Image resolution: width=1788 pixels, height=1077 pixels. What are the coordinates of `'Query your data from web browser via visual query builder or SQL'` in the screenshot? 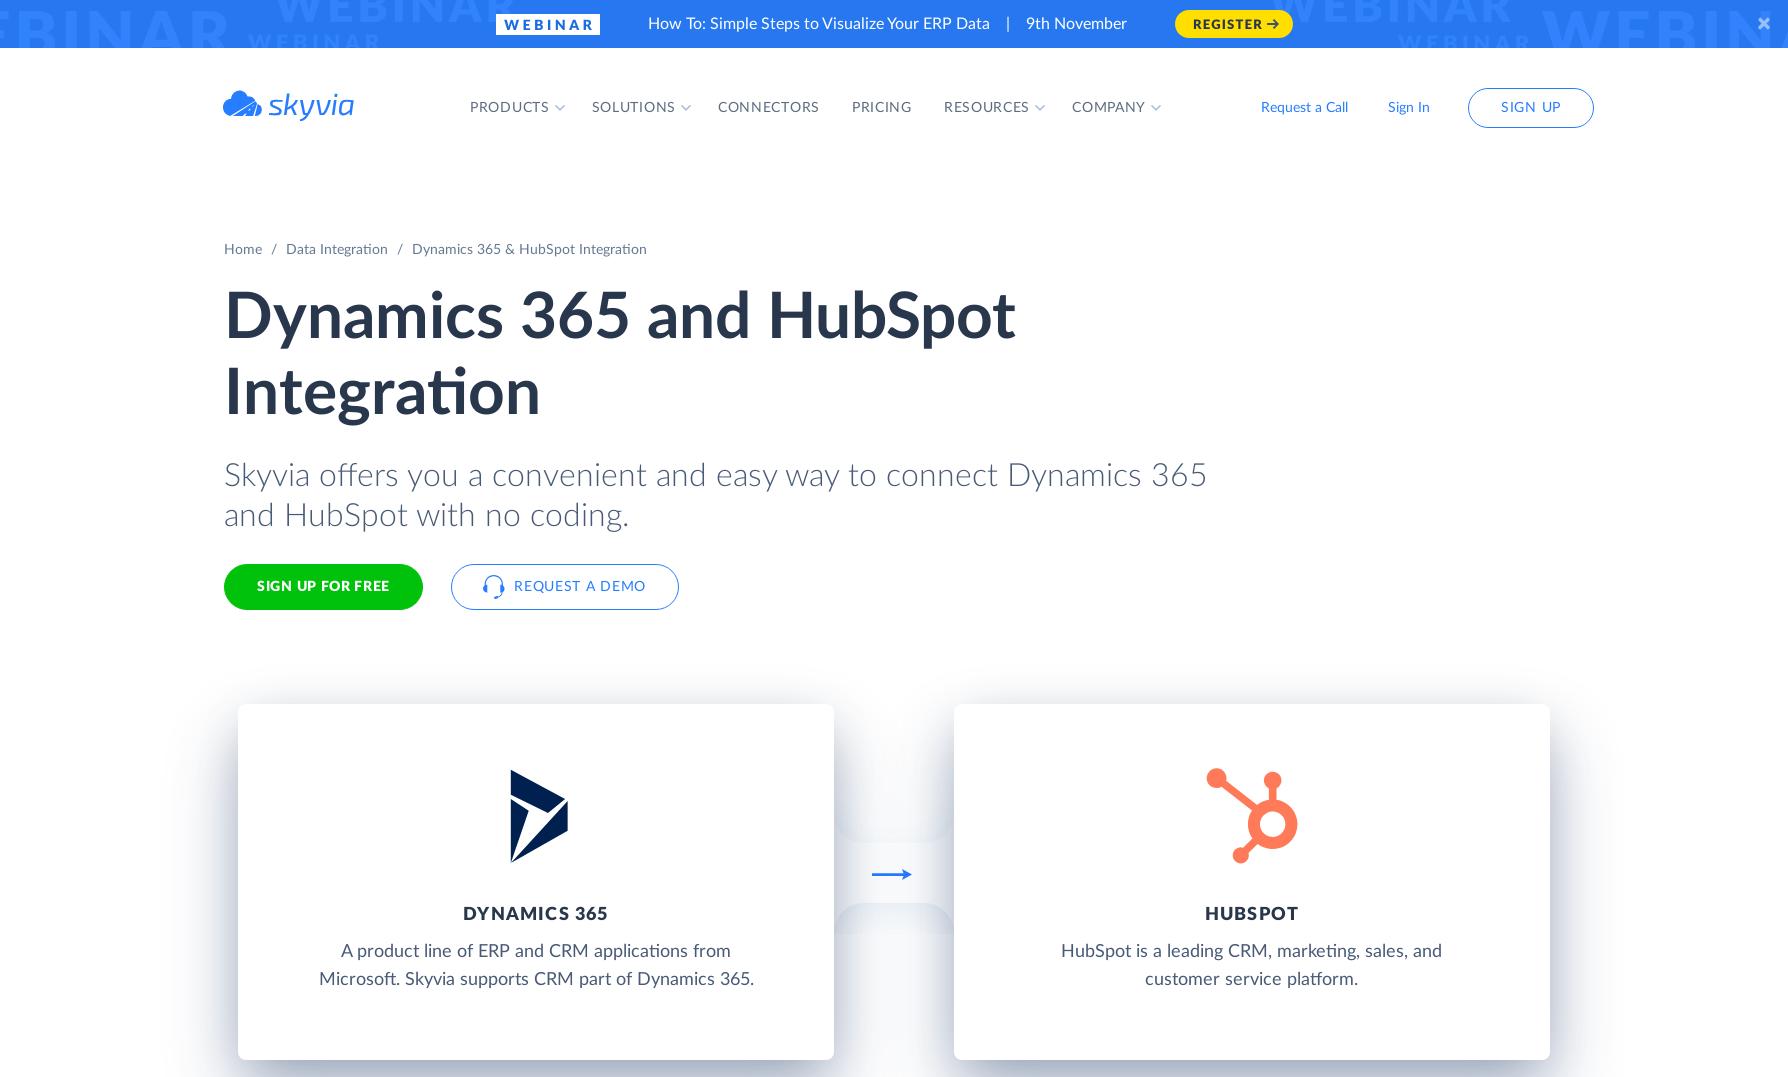 It's located at (739, 409).